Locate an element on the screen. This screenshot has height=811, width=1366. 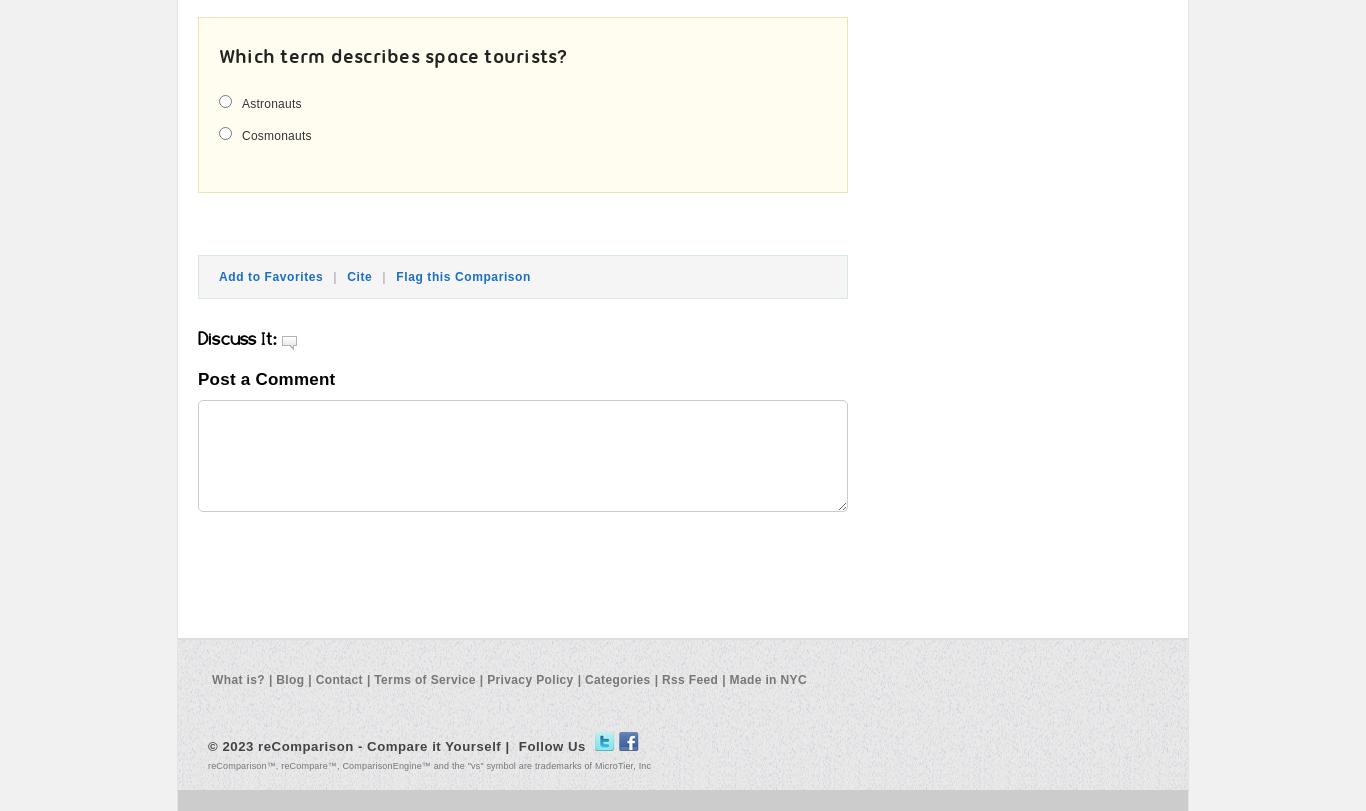
'Contact' is located at coordinates (314, 677).